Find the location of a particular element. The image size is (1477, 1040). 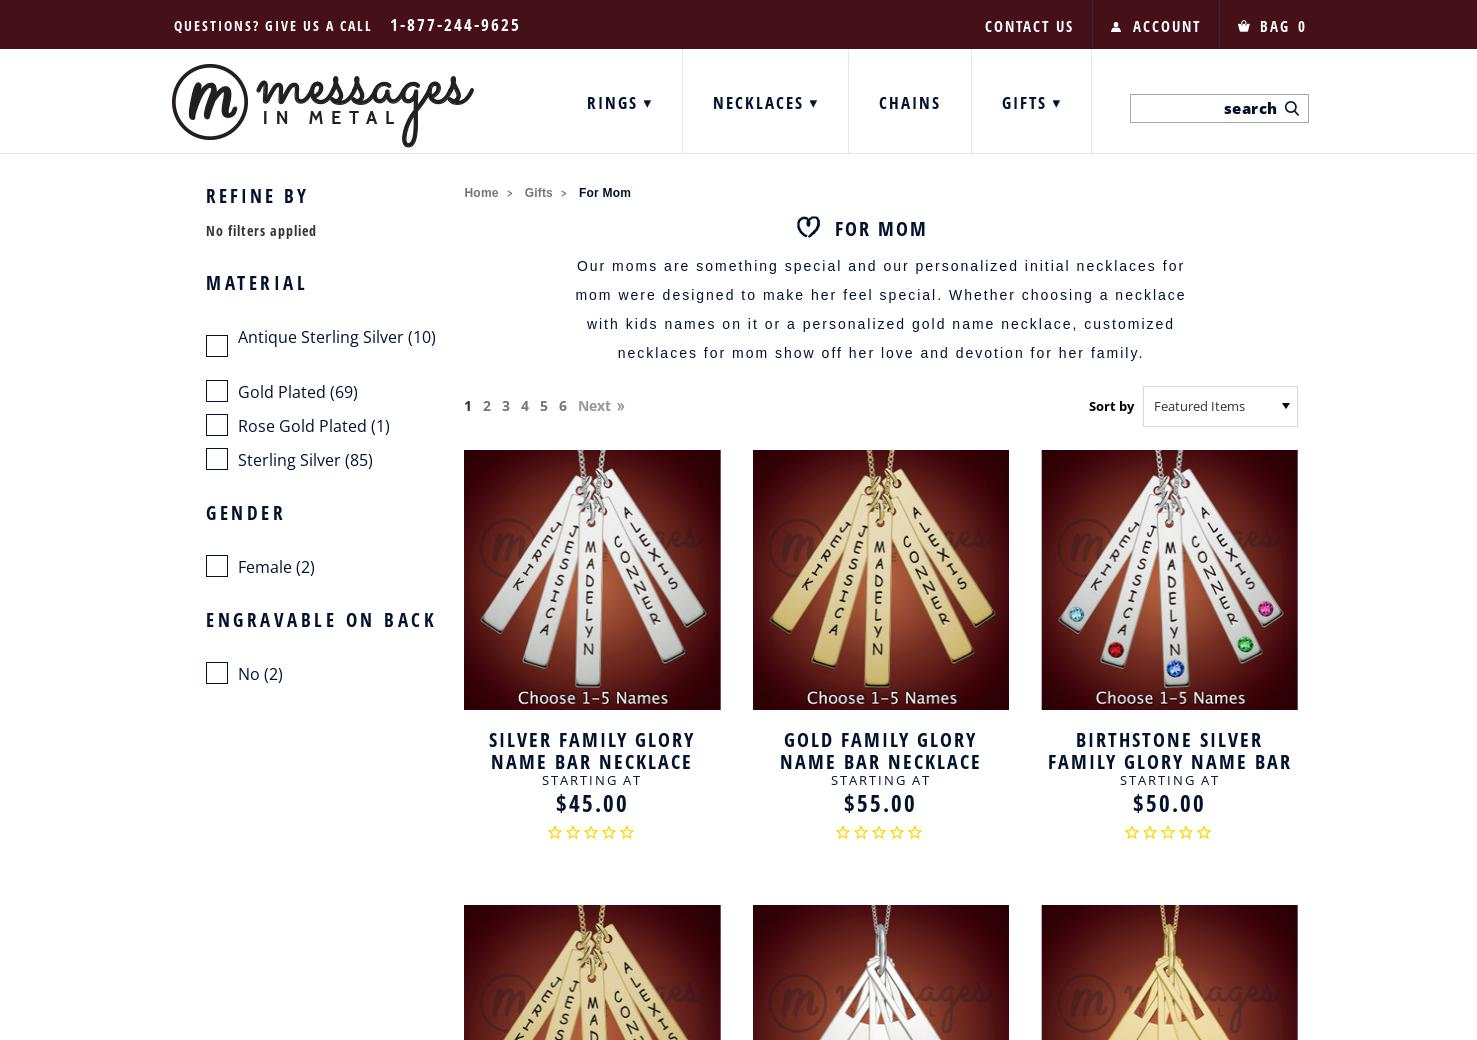

'Home' is located at coordinates (481, 193).